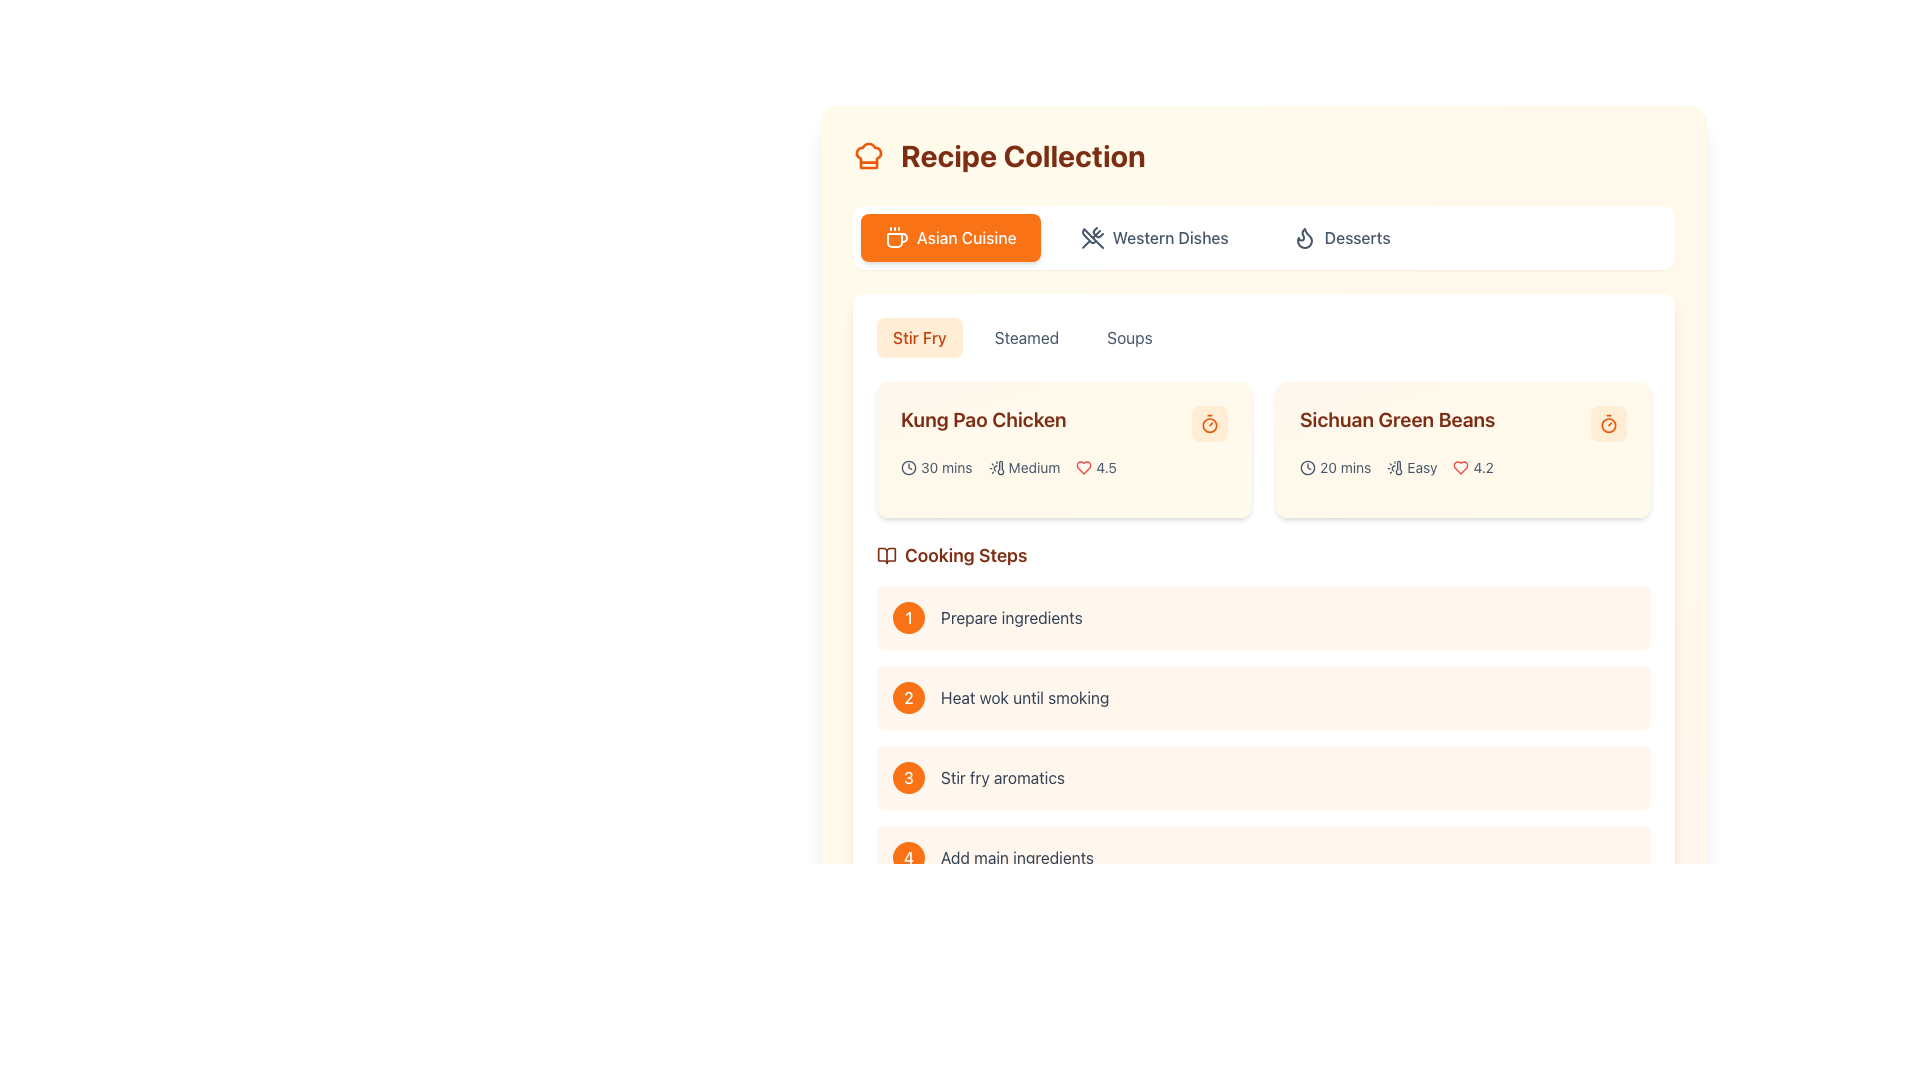 The image size is (1920, 1080). Describe the element at coordinates (1304, 237) in the screenshot. I see `the flame icon, which is located at the top right of the navigation bar, serving as a marker for the 'Desserts' option` at that location.